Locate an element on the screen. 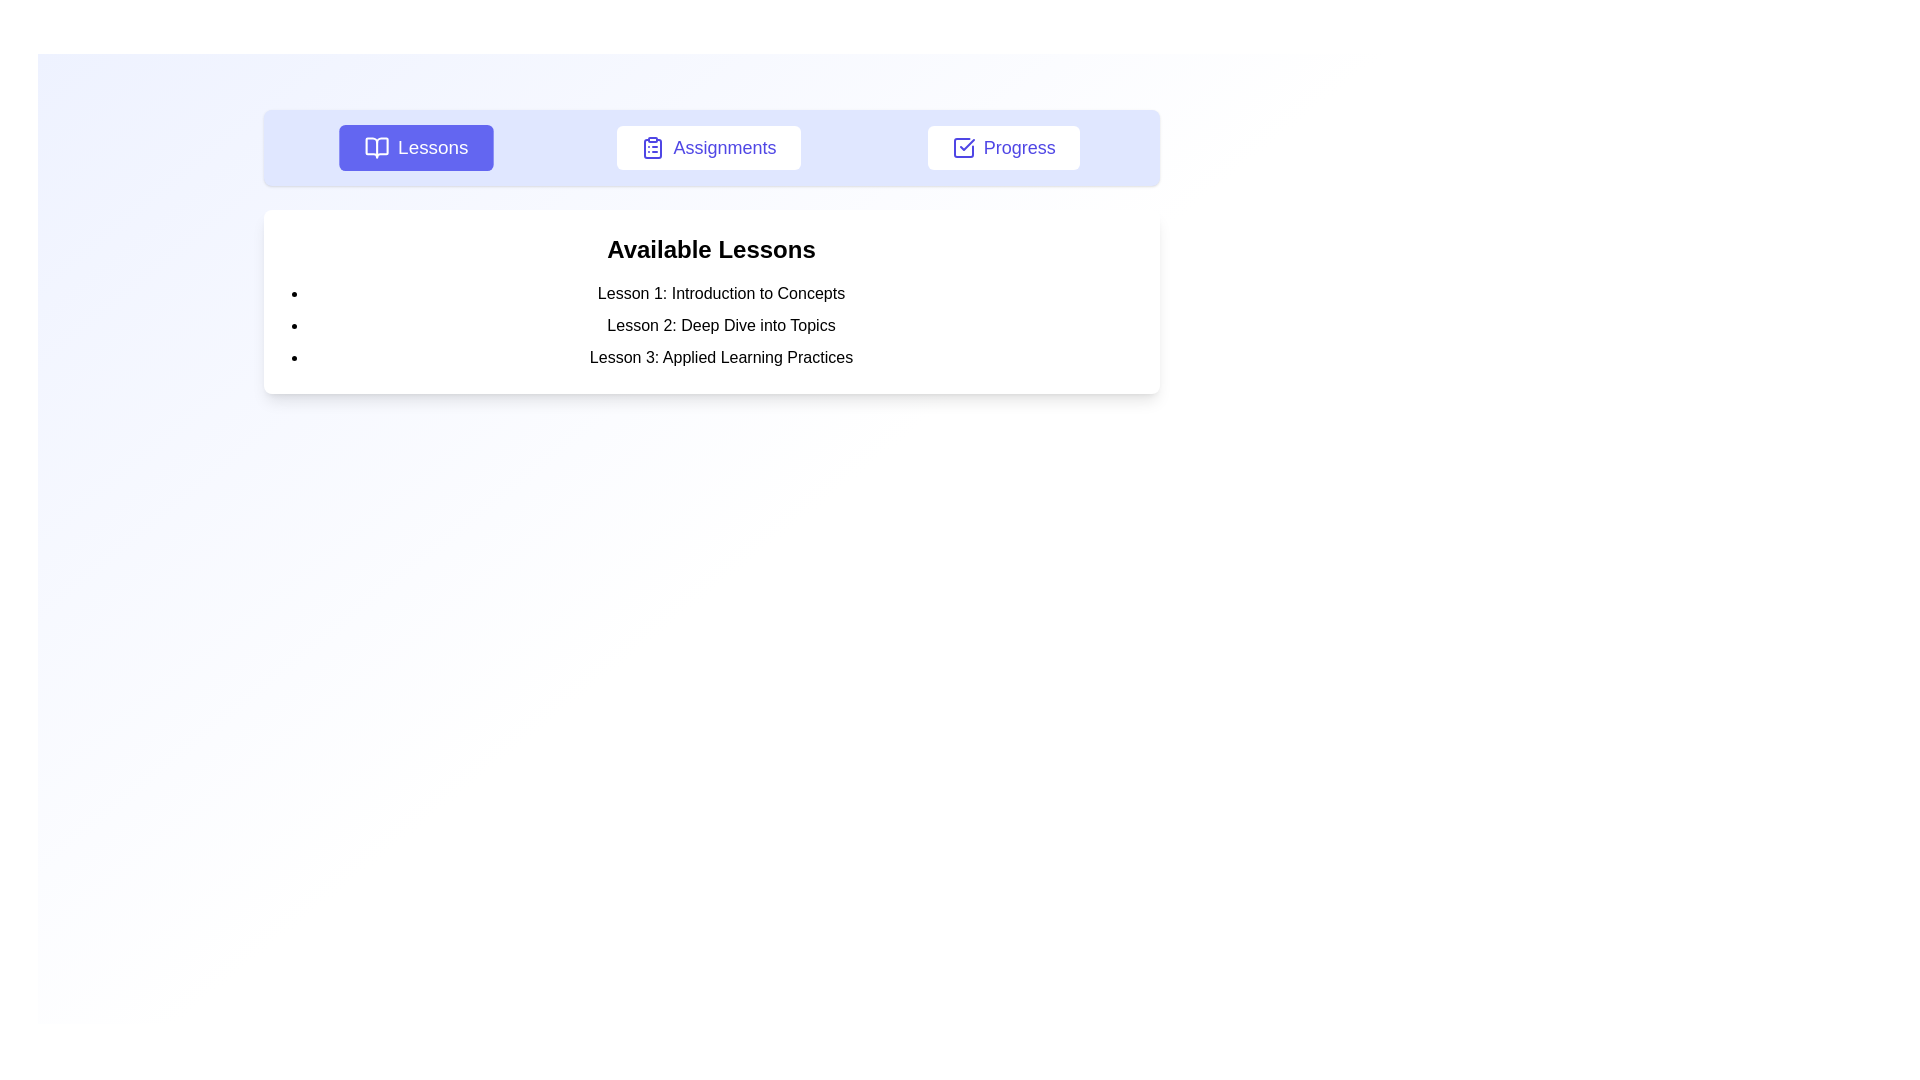  the 'Lessons' button, which is a rectangular button with a purple background and an icon of an open book on the left is located at coordinates (415, 146).